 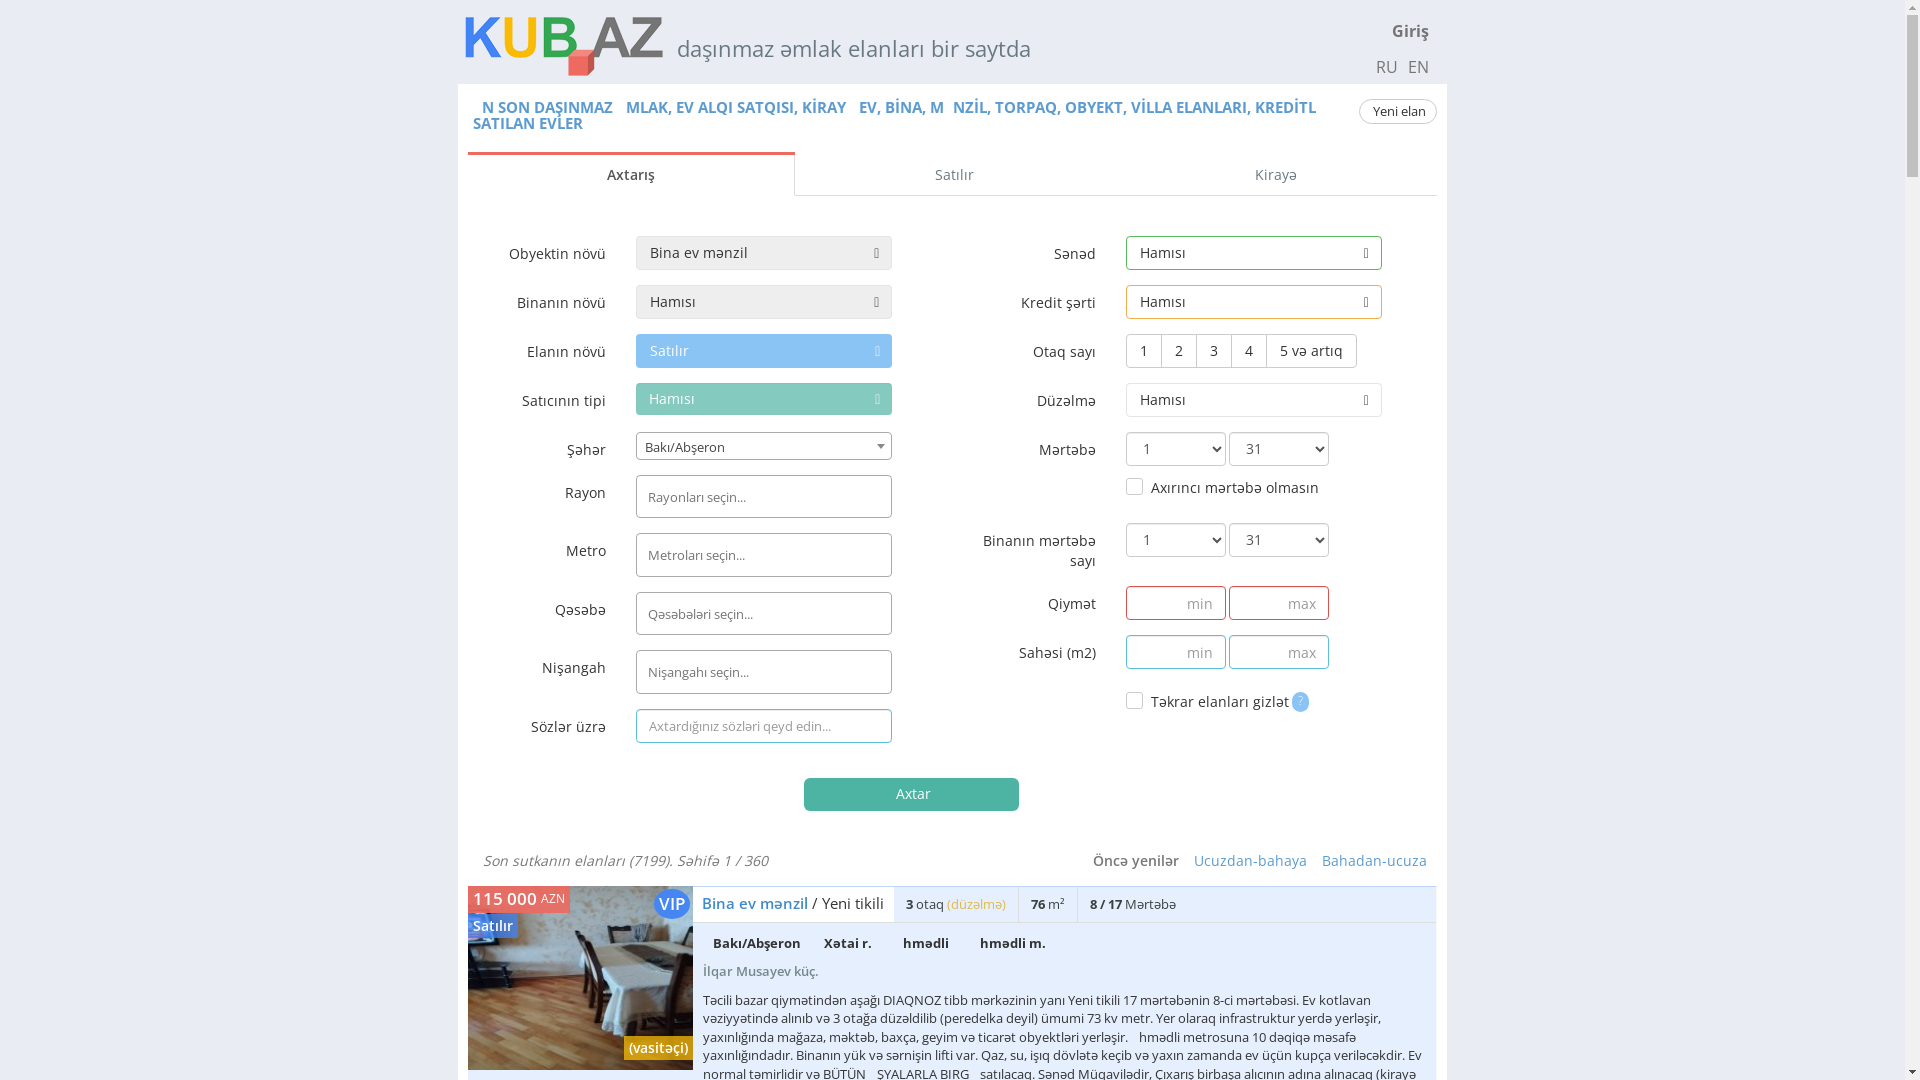 What do you see at coordinates (1300, 698) in the screenshot?
I see `'?'` at bounding box center [1300, 698].